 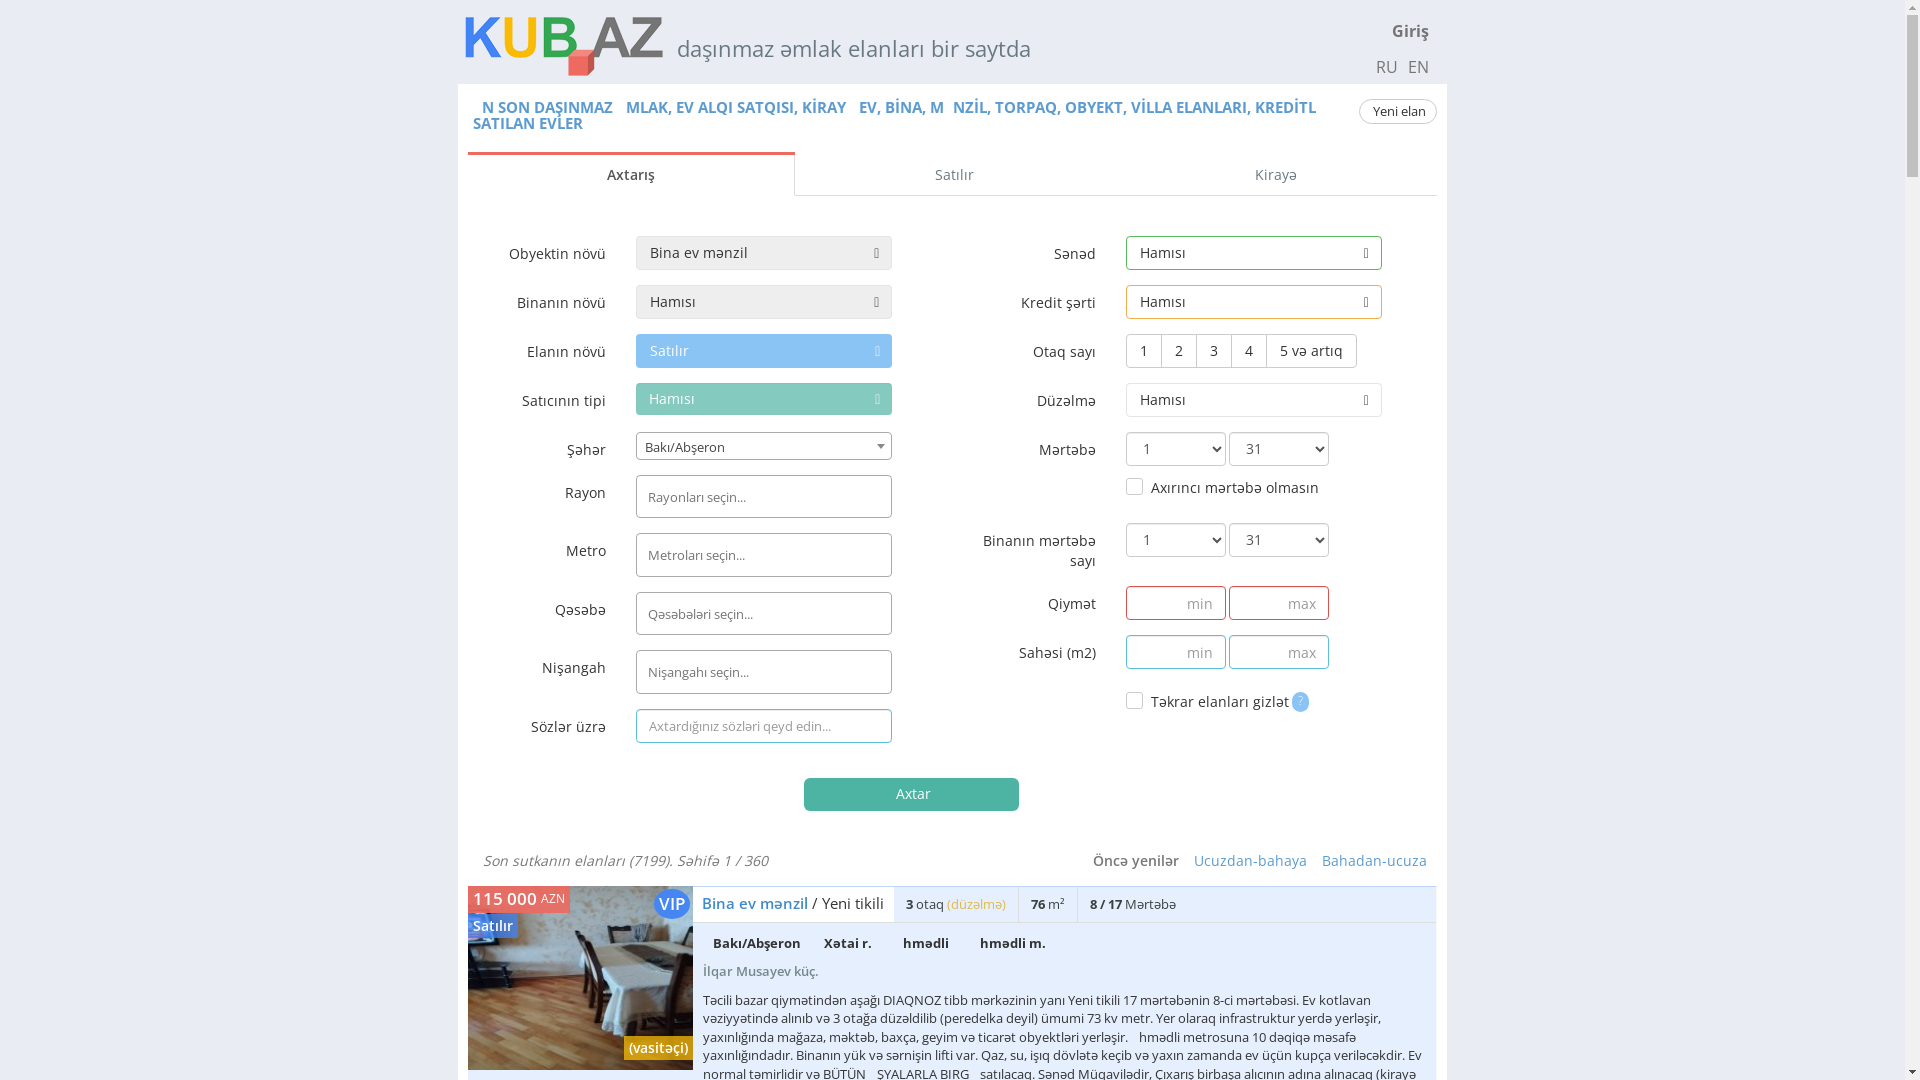 What do you see at coordinates (1300, 698) in the screenshot?
I see `'?'` at bounding box center [1300, 698].